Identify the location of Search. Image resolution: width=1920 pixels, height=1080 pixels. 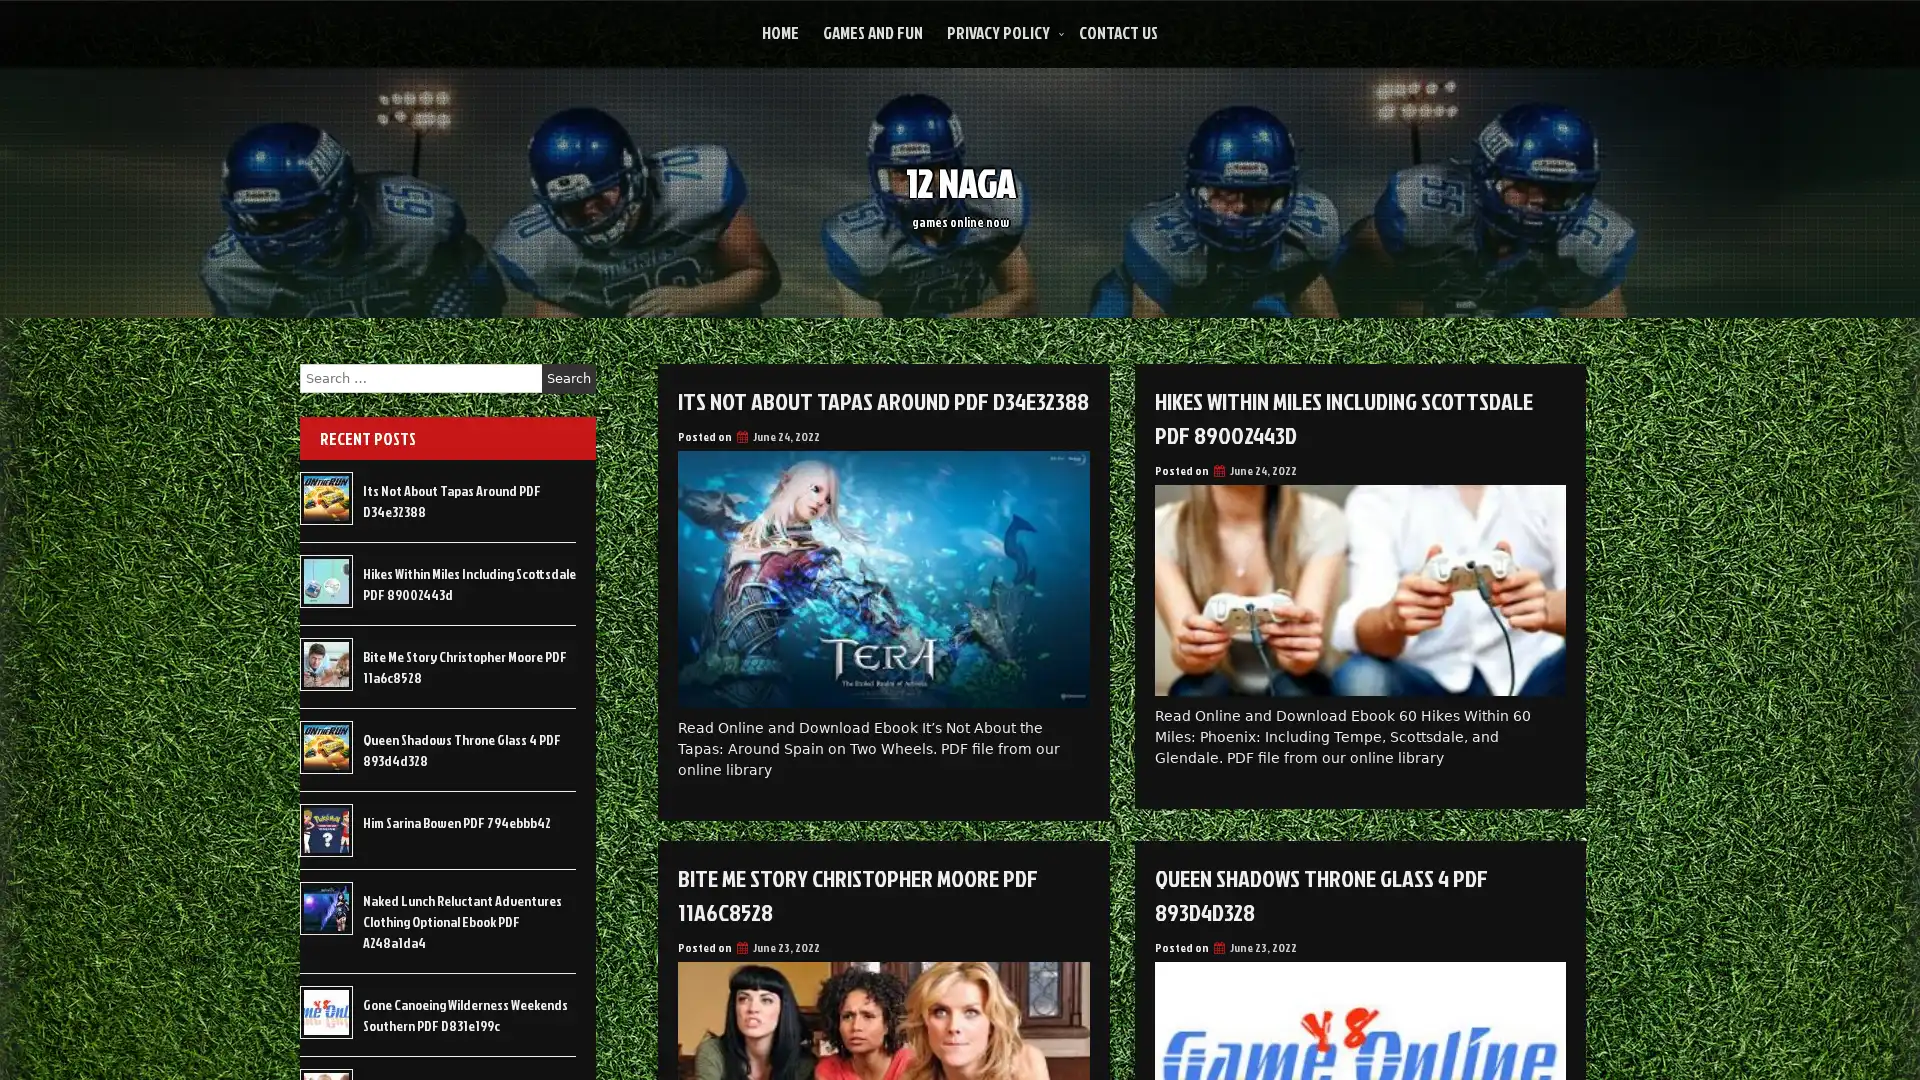
(568, 378).